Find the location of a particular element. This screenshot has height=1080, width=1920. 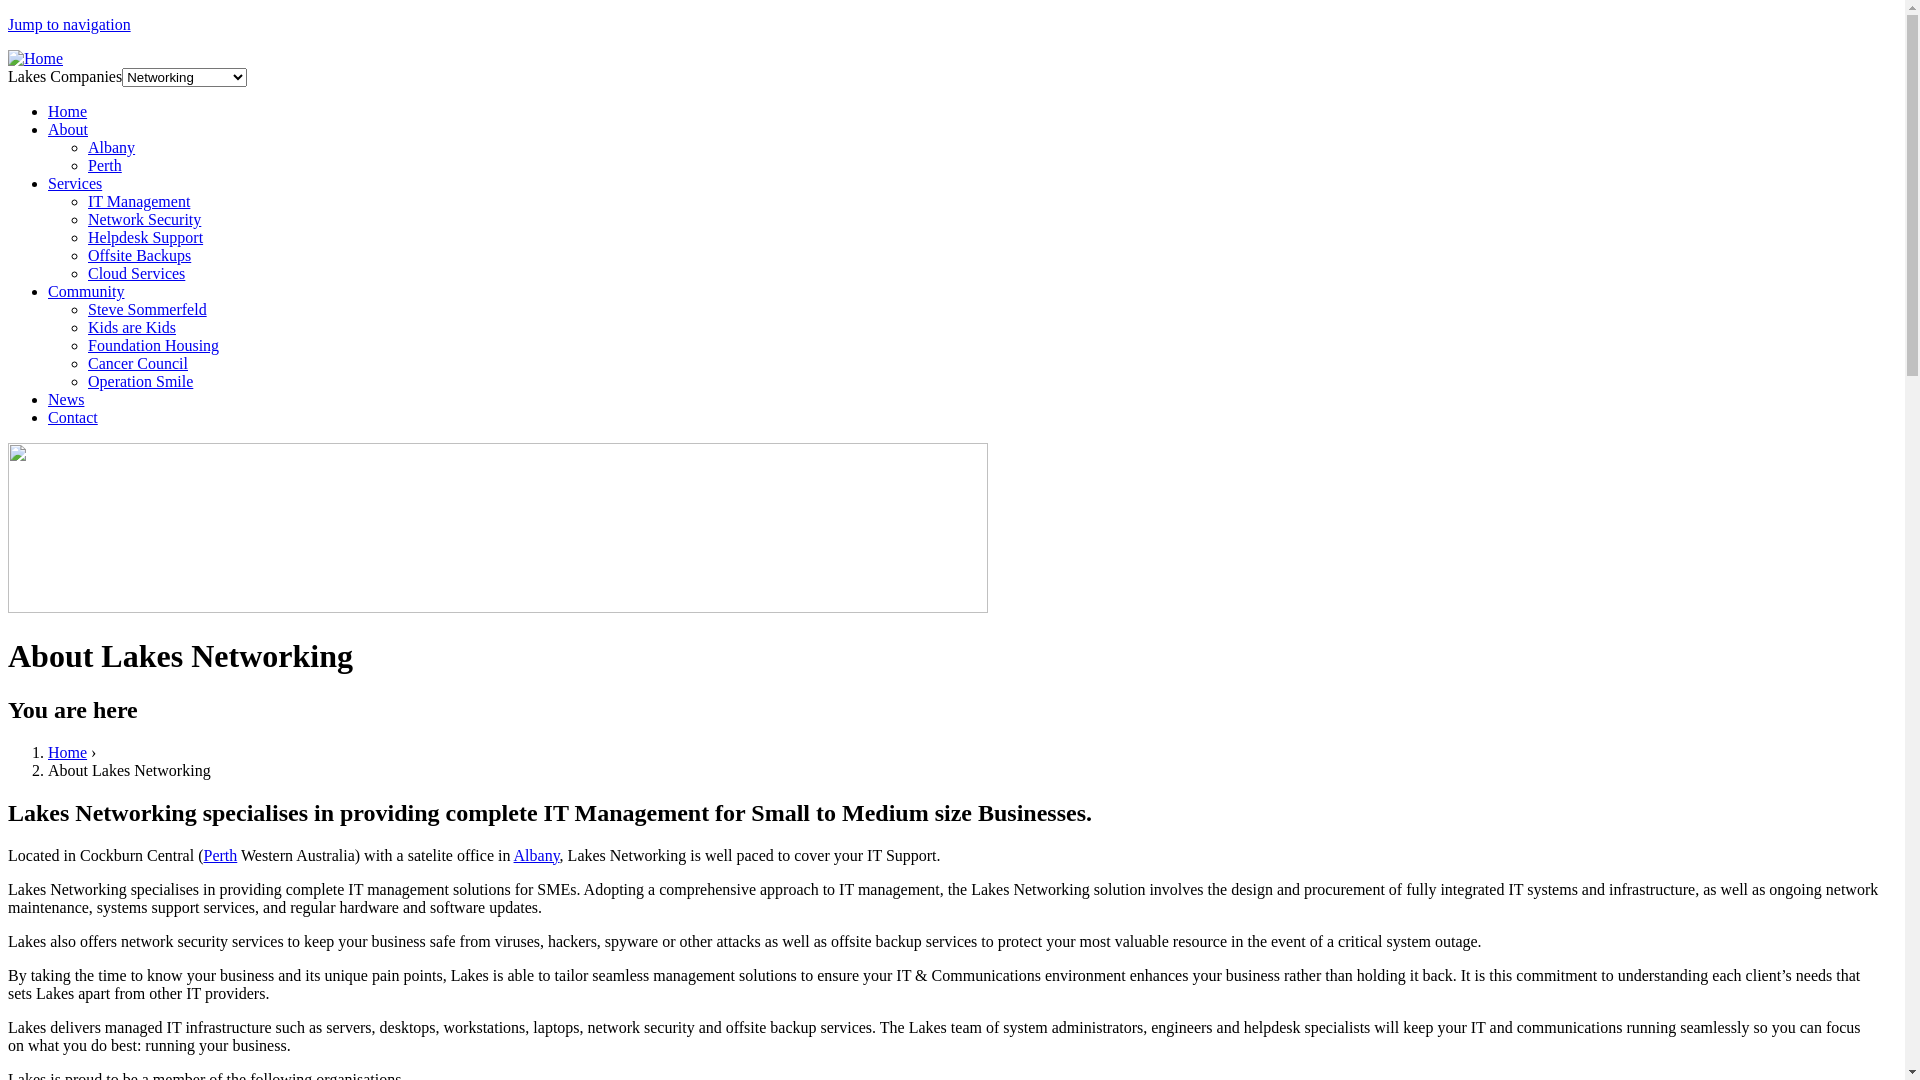

'Offsite Backups' is located at coordinates (138, 254).